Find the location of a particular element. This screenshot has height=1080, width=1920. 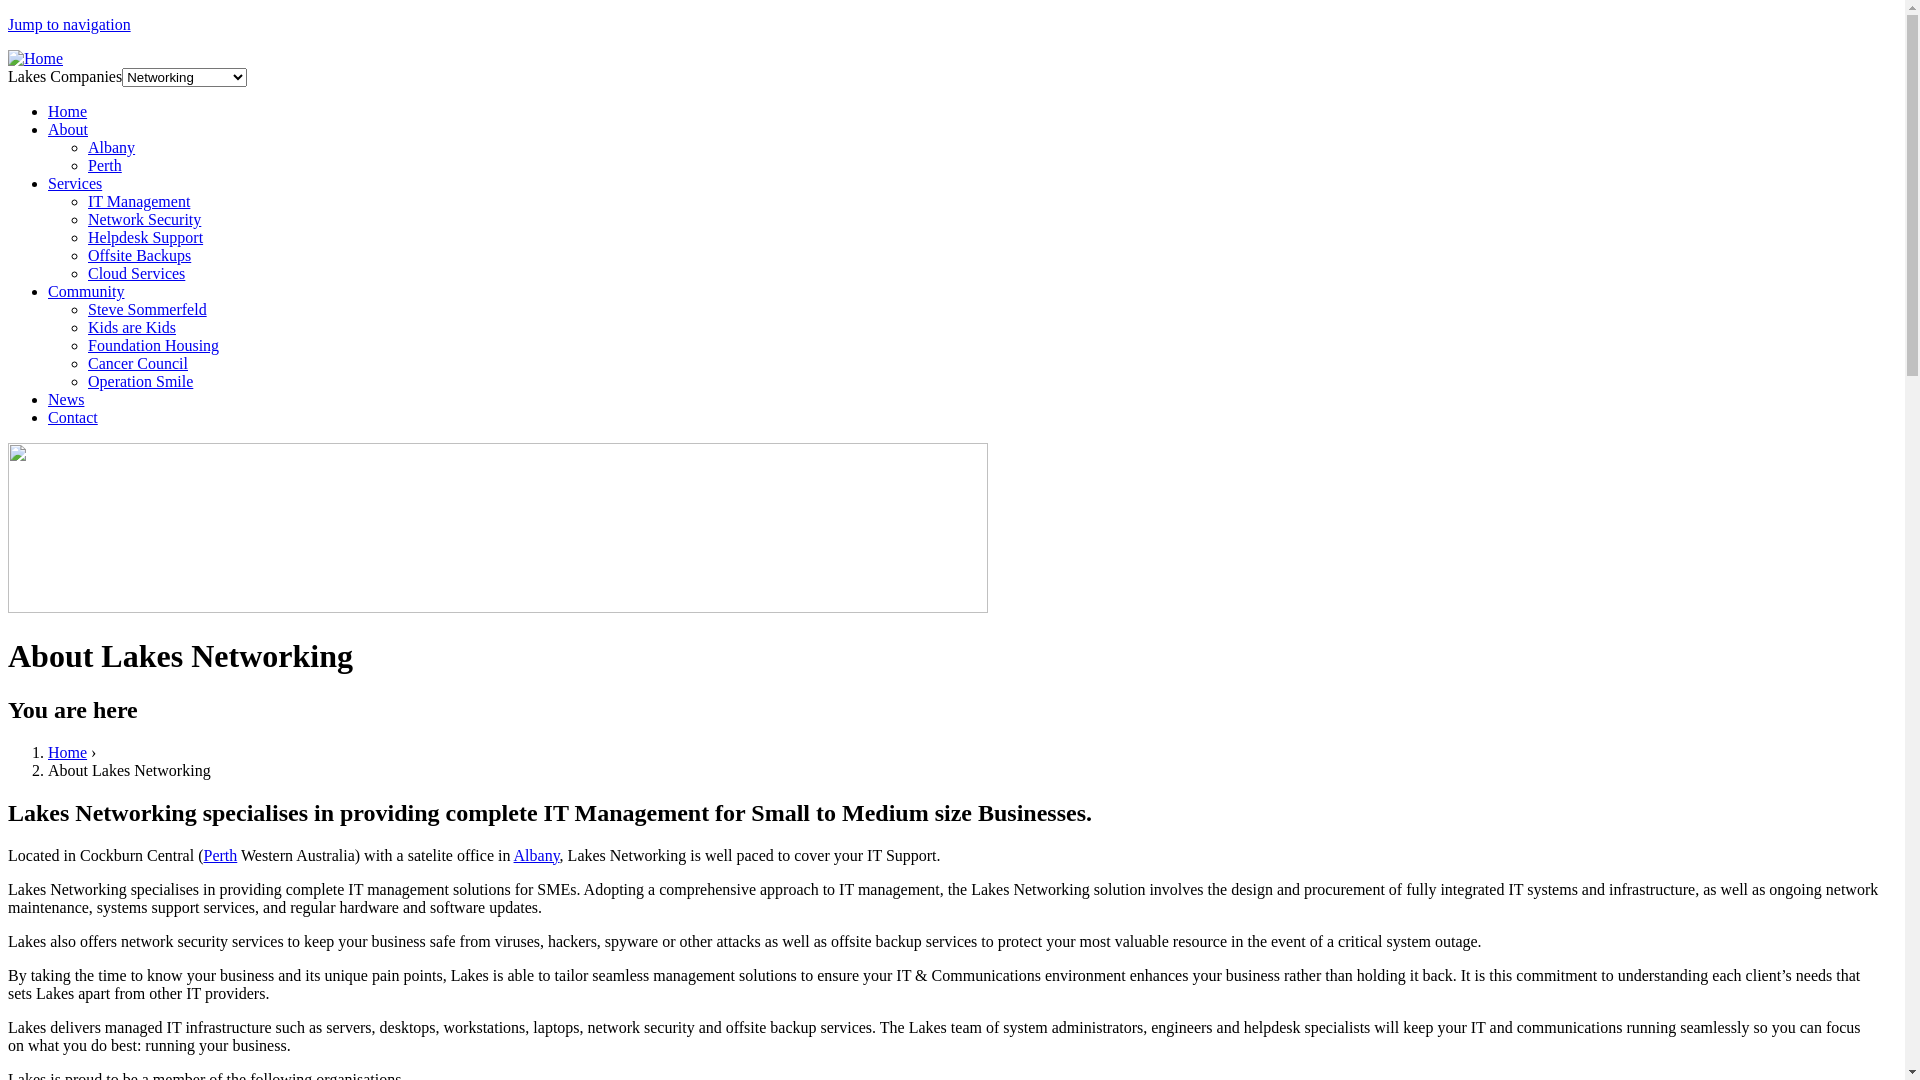

'Offsite Backups' is located at coordinates (138, 254).